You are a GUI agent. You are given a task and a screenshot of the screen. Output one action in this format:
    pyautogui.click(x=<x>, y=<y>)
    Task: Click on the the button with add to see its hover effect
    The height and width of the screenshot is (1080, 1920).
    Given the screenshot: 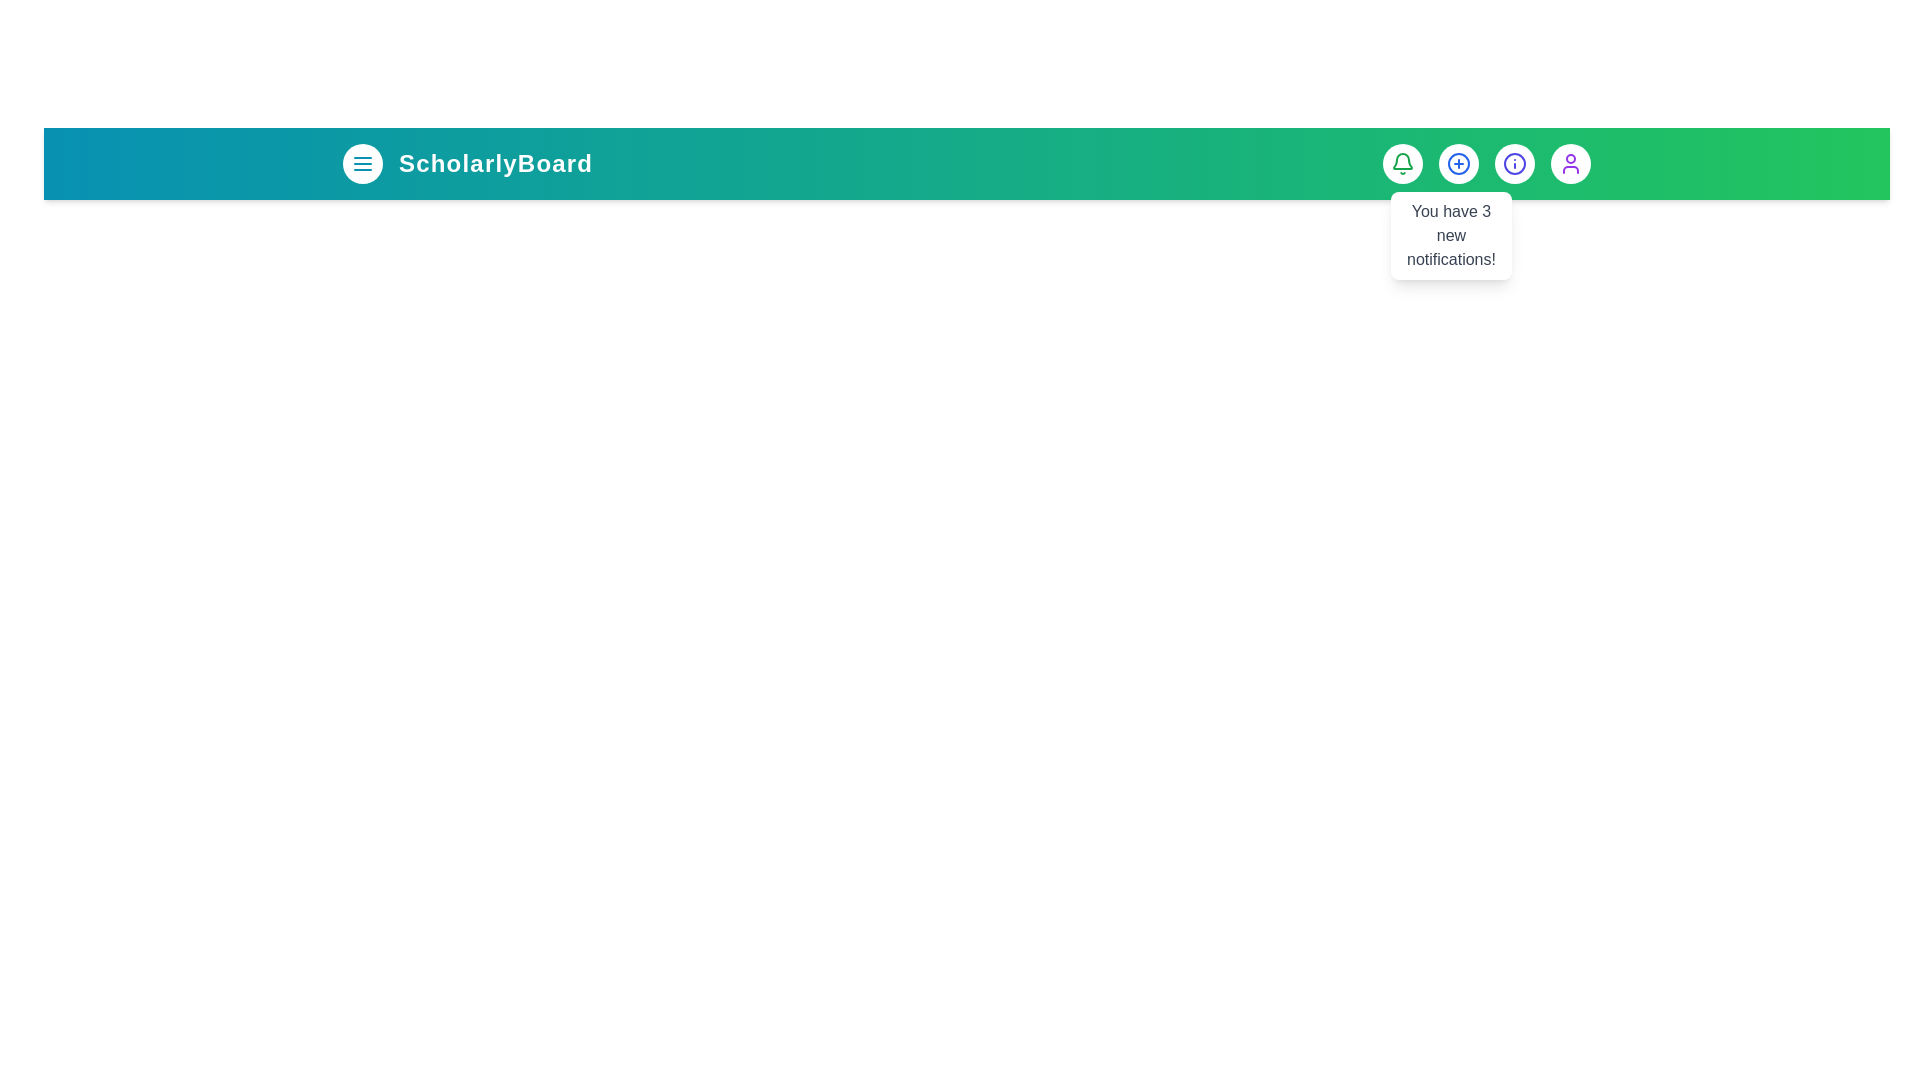 What is the action you would take?
    pyautogui.click(x=1459, y=163)
    